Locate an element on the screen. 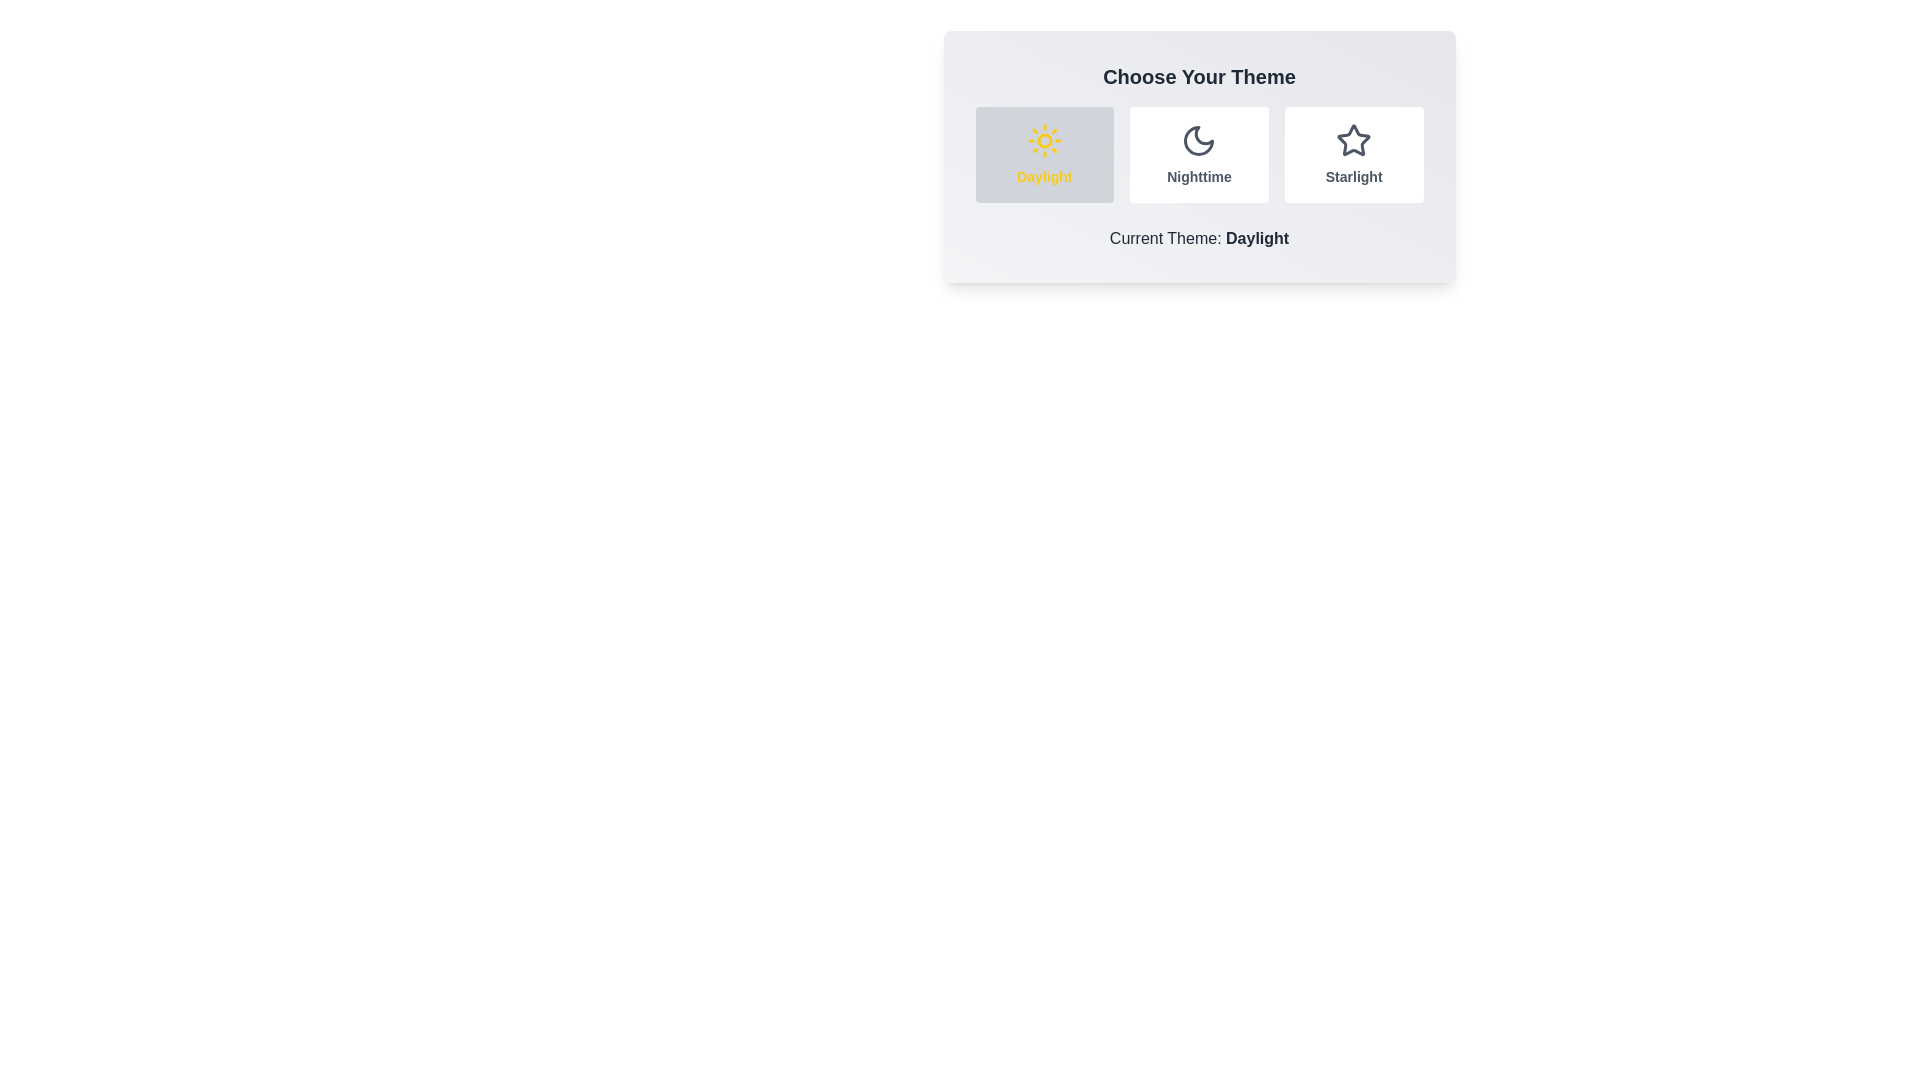 The width and height of the screenshot is (1920, 1080). the Starlight button to observe its hover effect is located at coordinates (1354, 153).